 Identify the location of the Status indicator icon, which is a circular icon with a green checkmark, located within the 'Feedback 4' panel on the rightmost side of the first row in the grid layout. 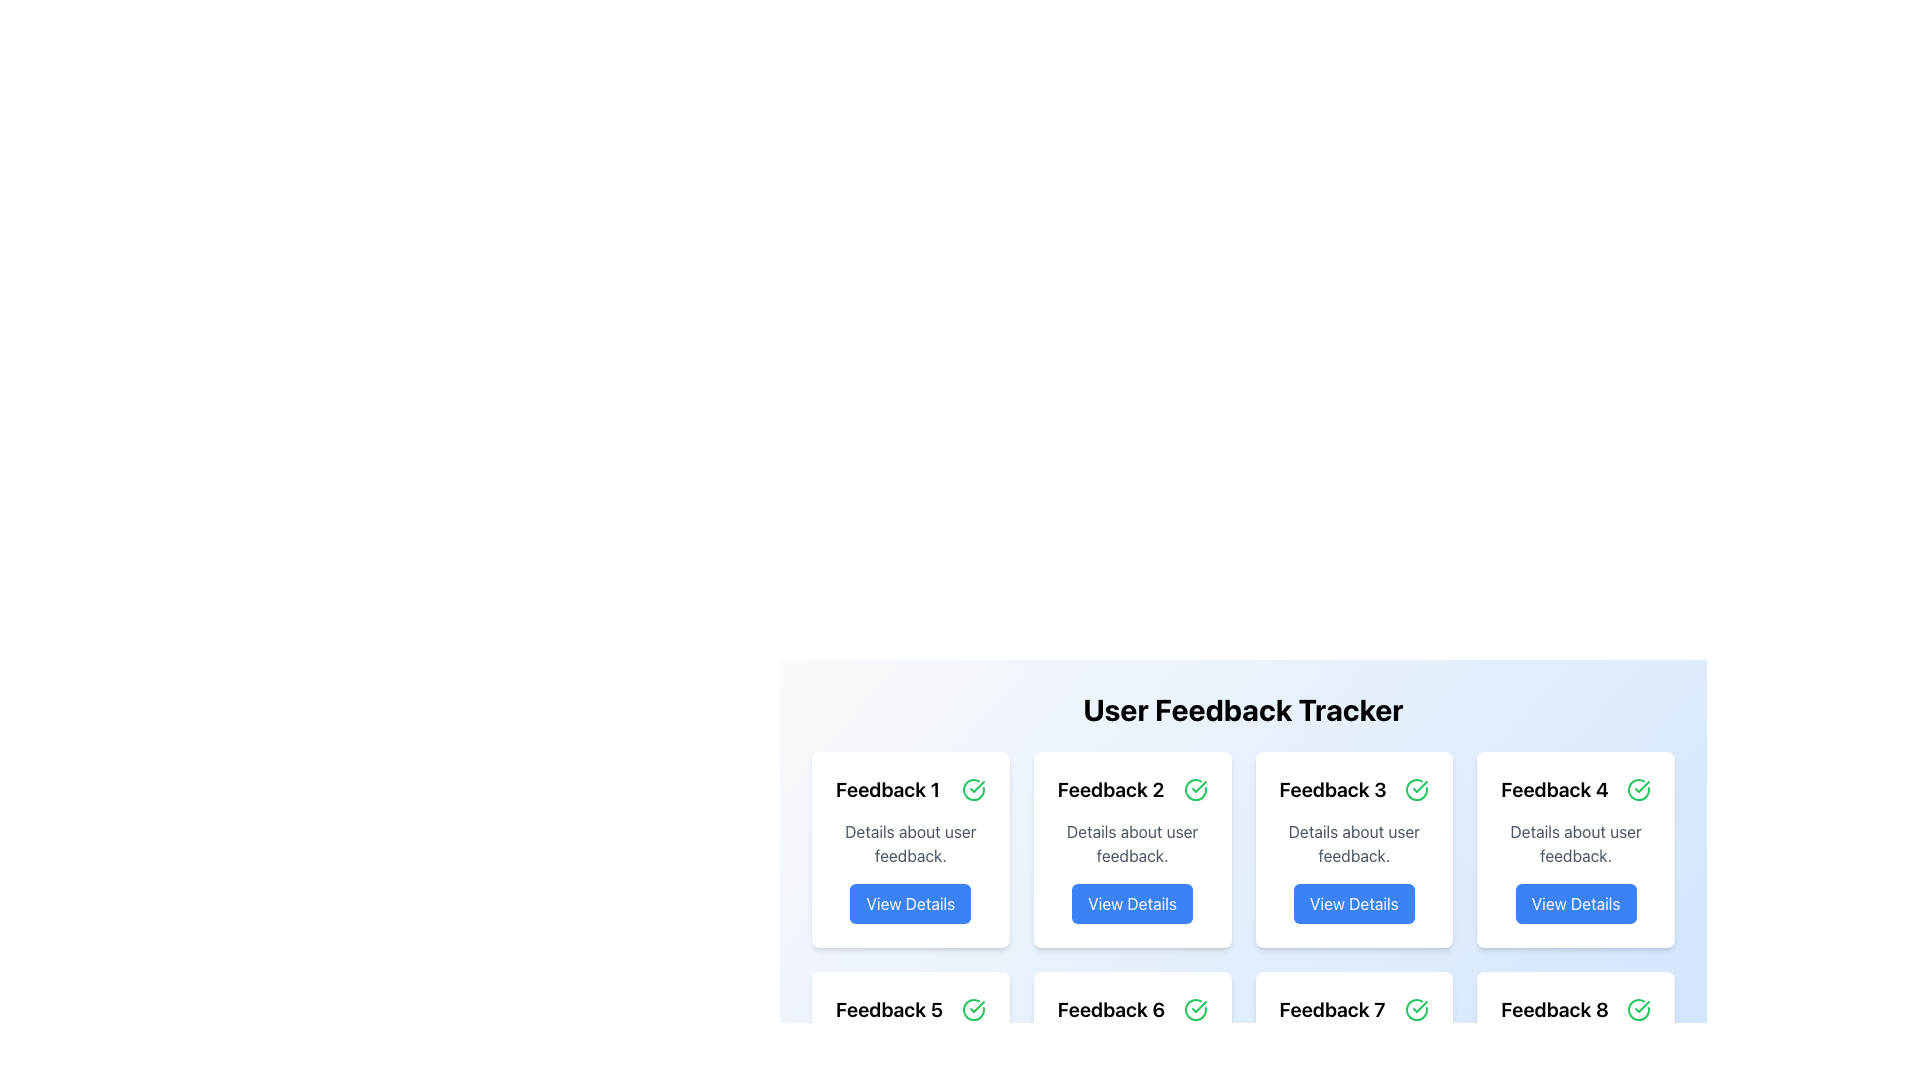
(1638, 789).